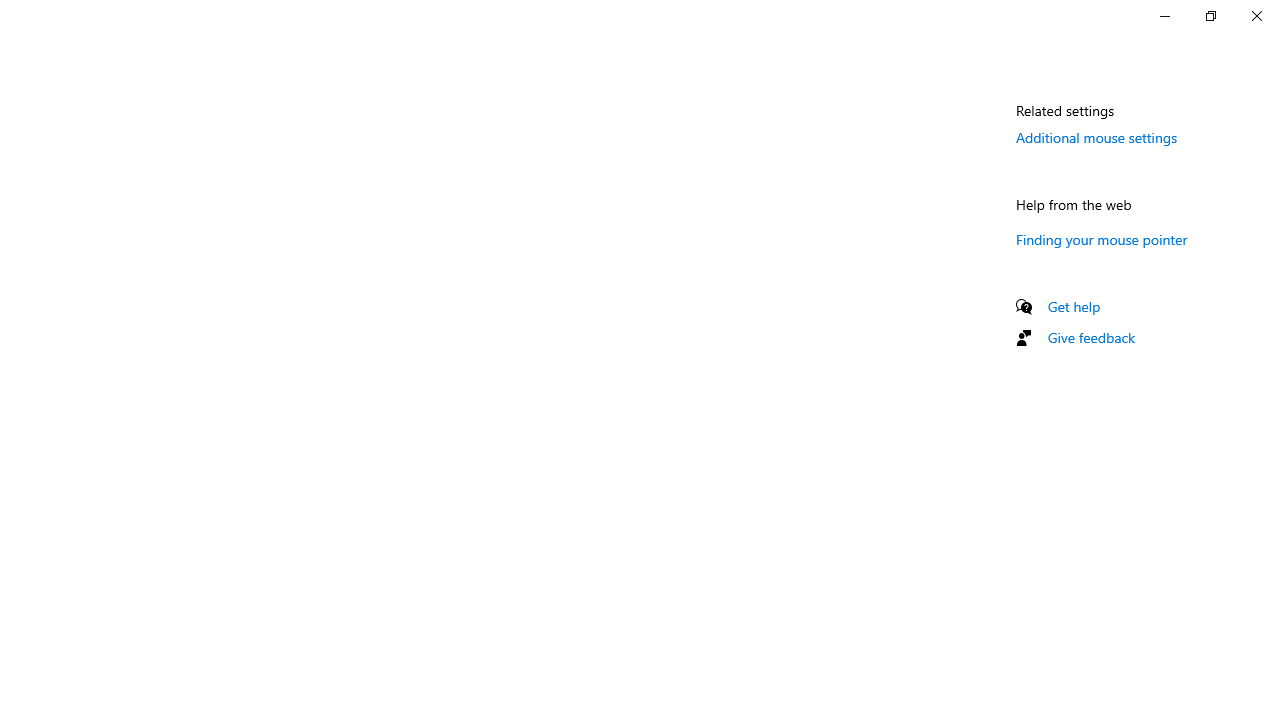  Describe the element at coordinates (1073, 306) in the screenshot. I see `'Get help'` at that location.